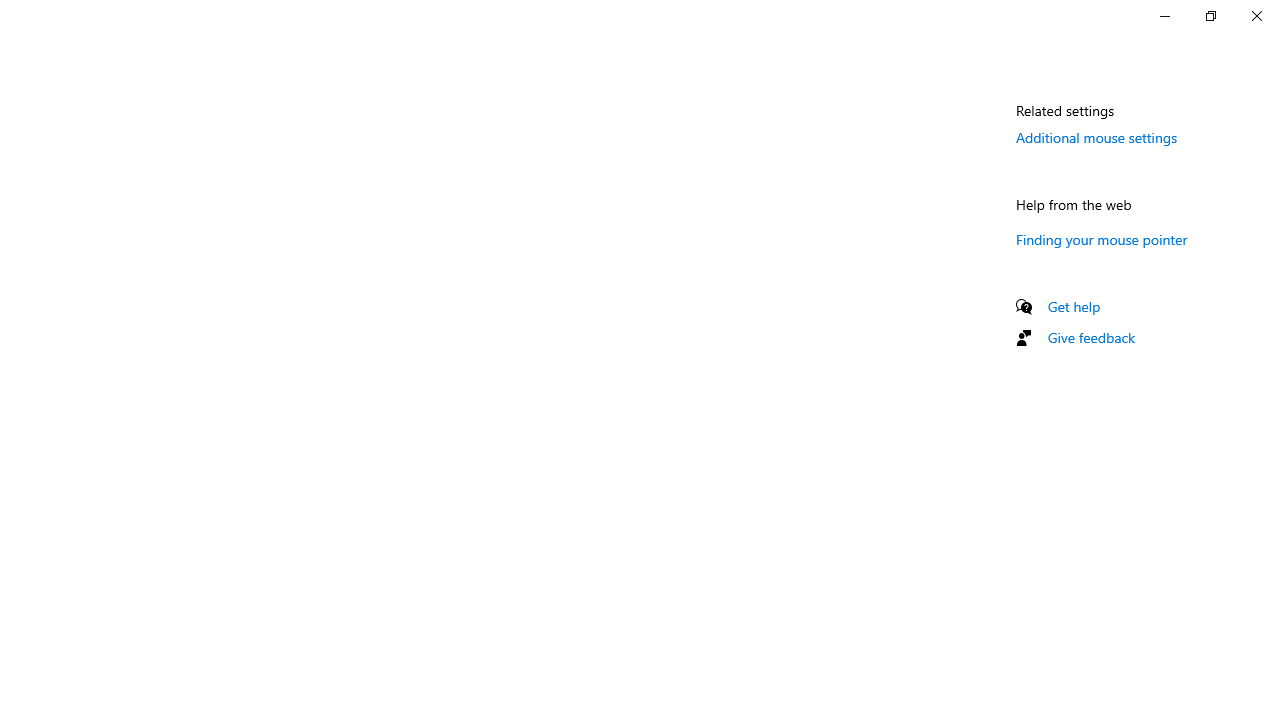  Describe the element at coordinates (1073, 306) in the screenshot. I see `'Get help'` at that location.